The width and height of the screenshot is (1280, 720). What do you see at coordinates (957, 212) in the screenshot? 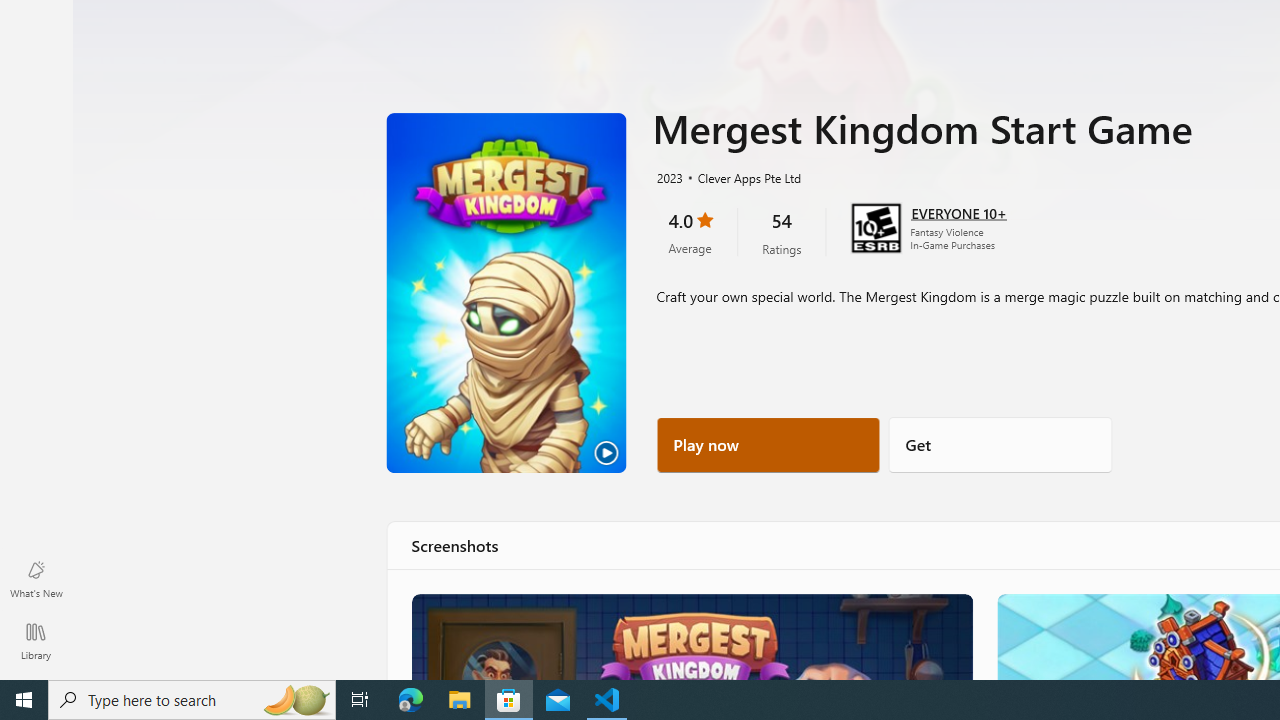
I see `'Age rating: EVERYONE 10+. Click for more information.'` at bounding box center [957, 212].